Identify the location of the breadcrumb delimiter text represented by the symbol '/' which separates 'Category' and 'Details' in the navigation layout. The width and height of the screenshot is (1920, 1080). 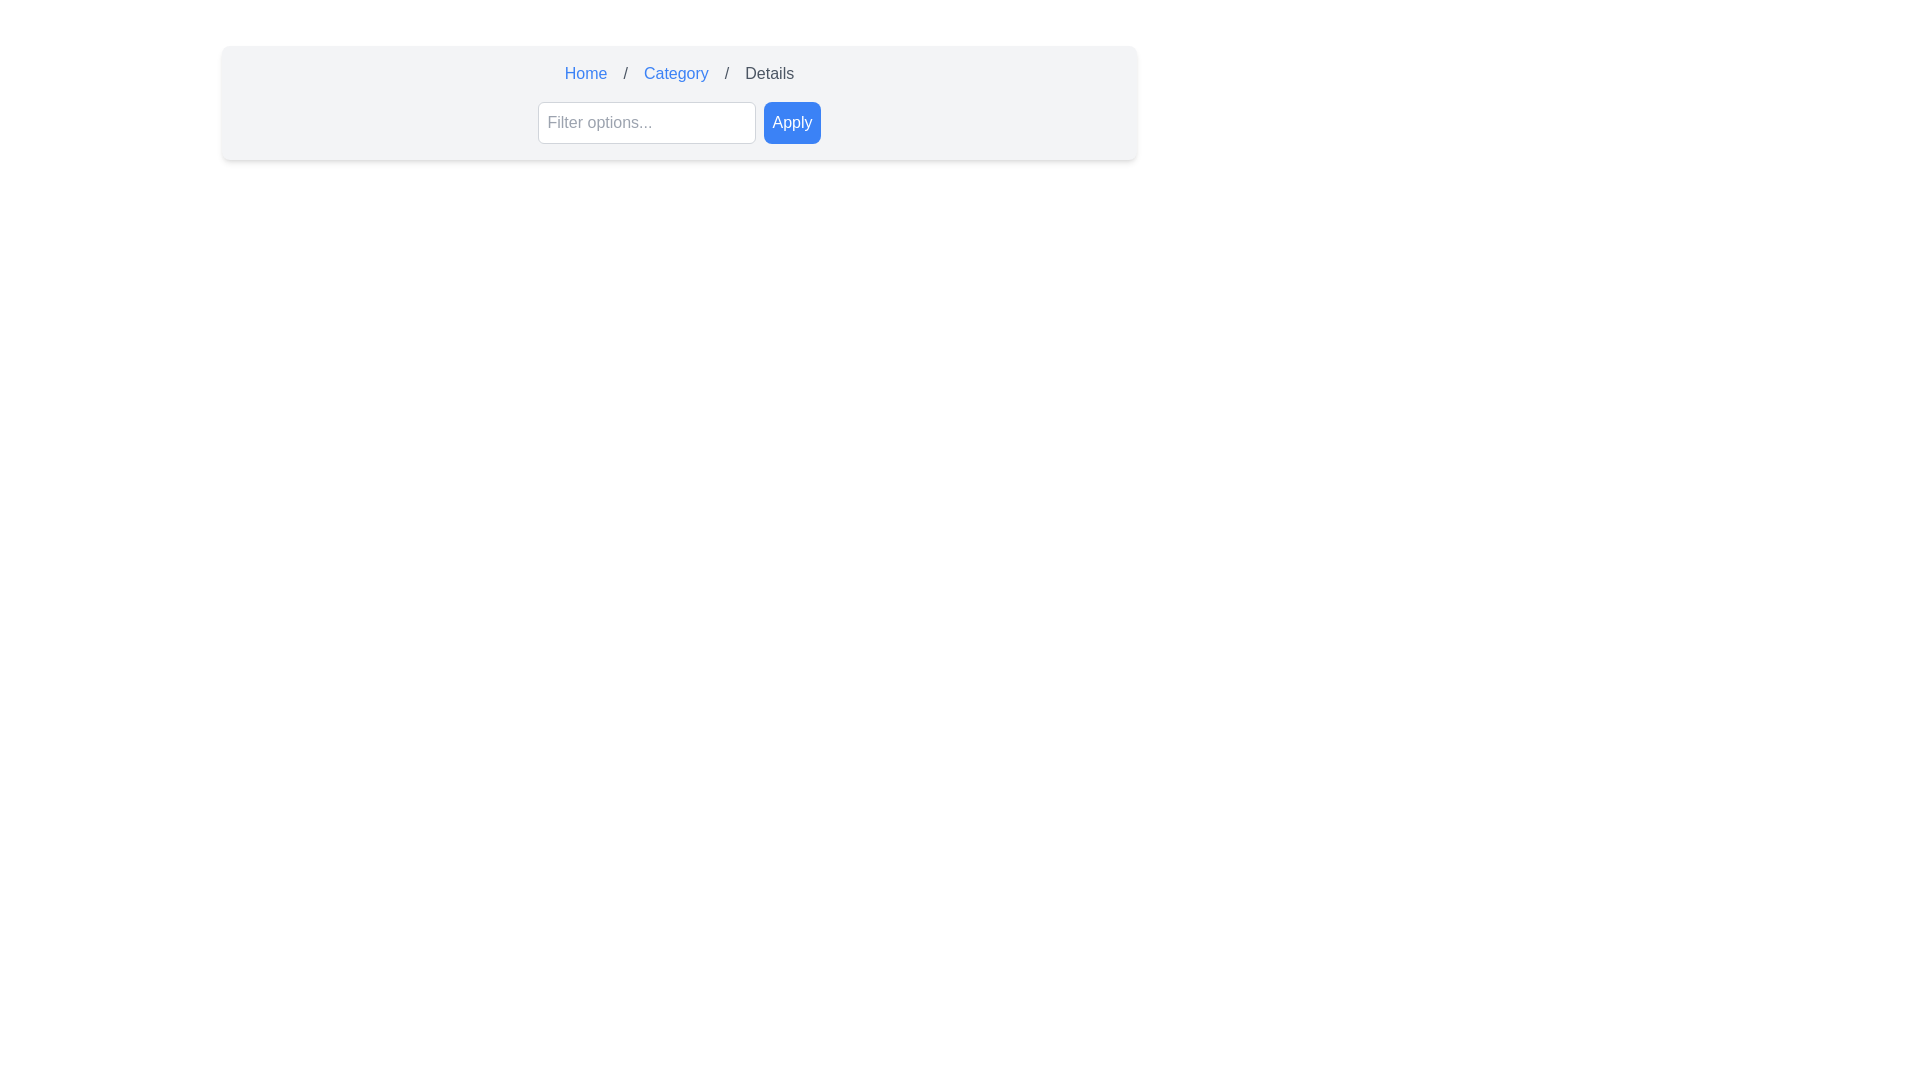
(726, 72).